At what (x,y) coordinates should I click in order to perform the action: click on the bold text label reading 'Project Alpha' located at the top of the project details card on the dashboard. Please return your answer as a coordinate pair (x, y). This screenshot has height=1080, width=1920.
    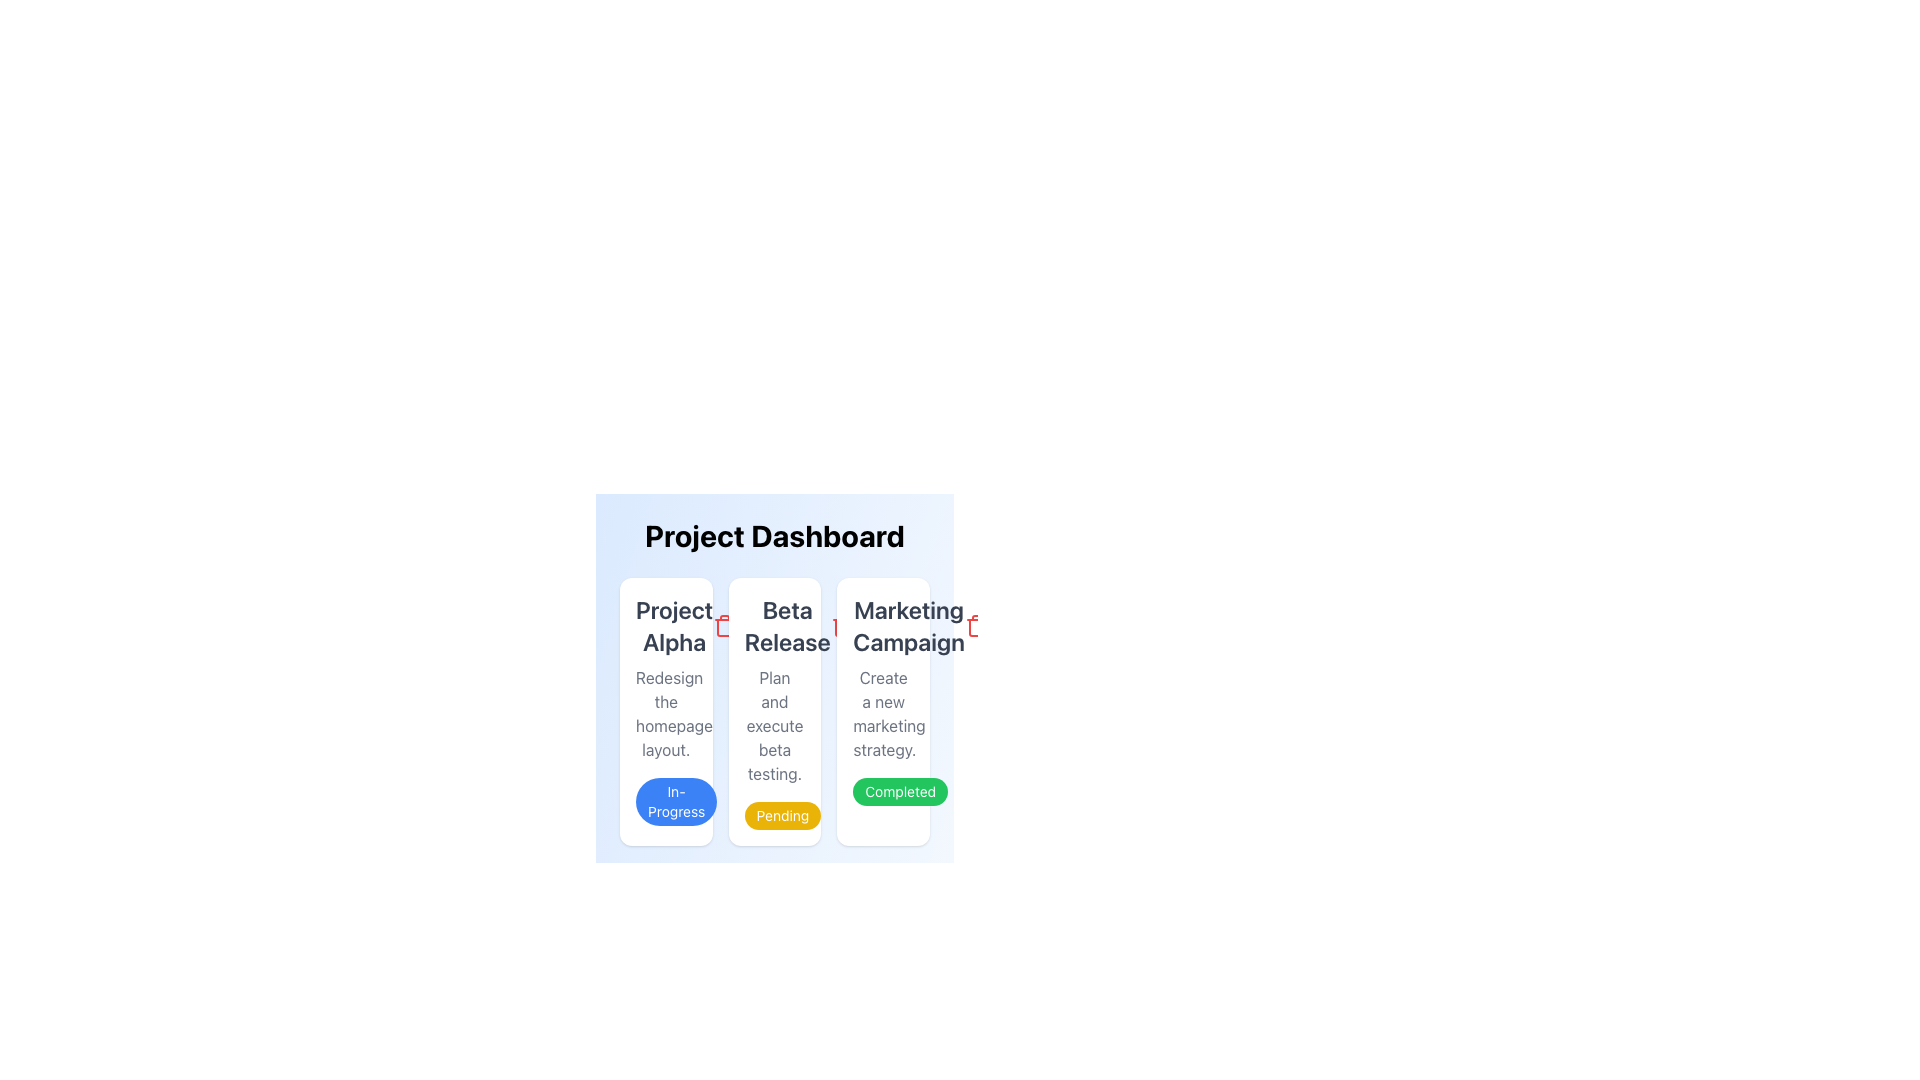
    Looking at the image, I should click on (666, 624).